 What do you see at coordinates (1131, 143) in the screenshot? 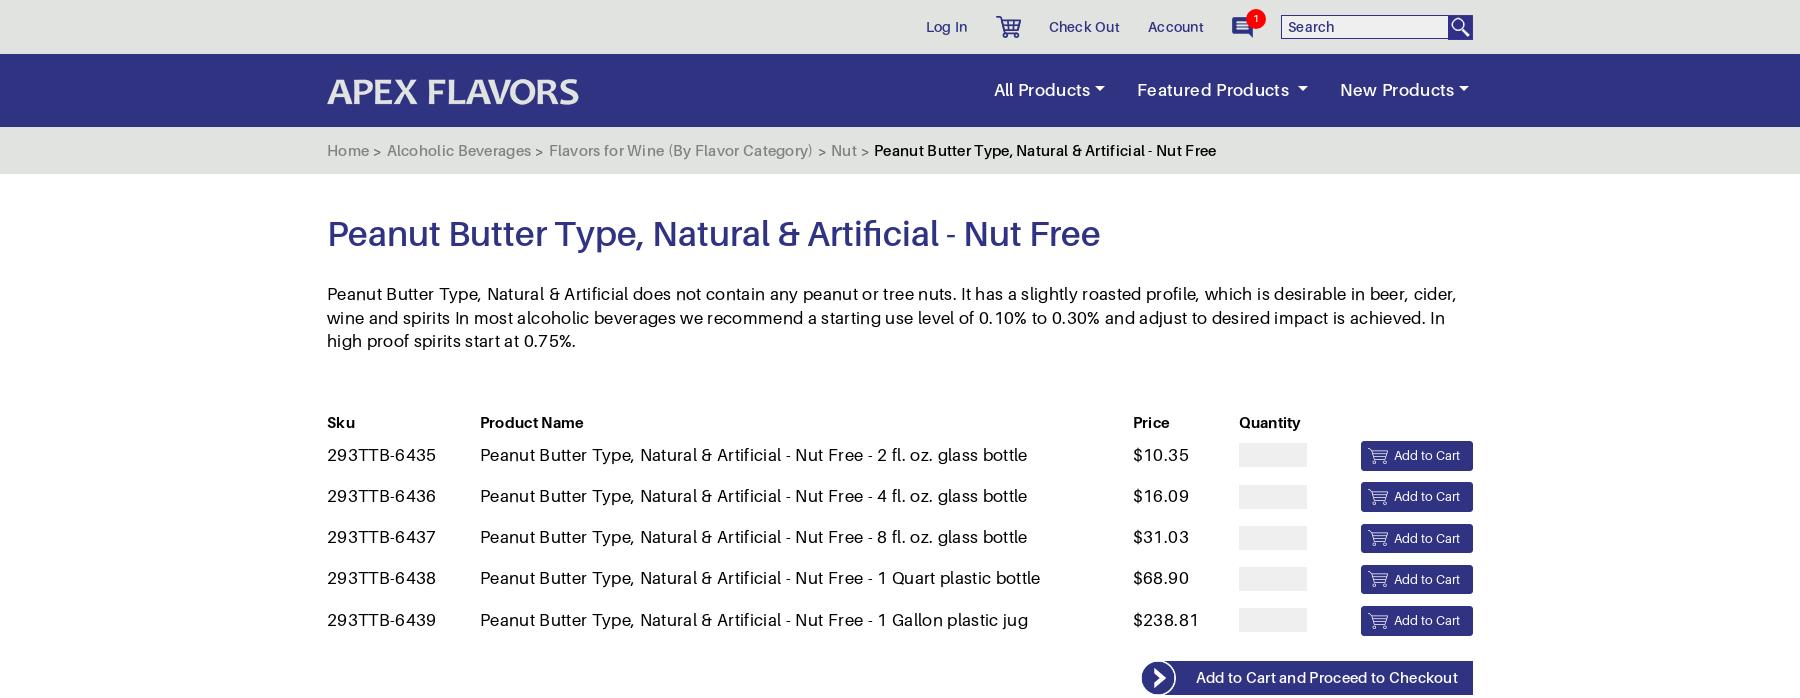
I see `'$31.03'` at bounding box center [1131, 143].